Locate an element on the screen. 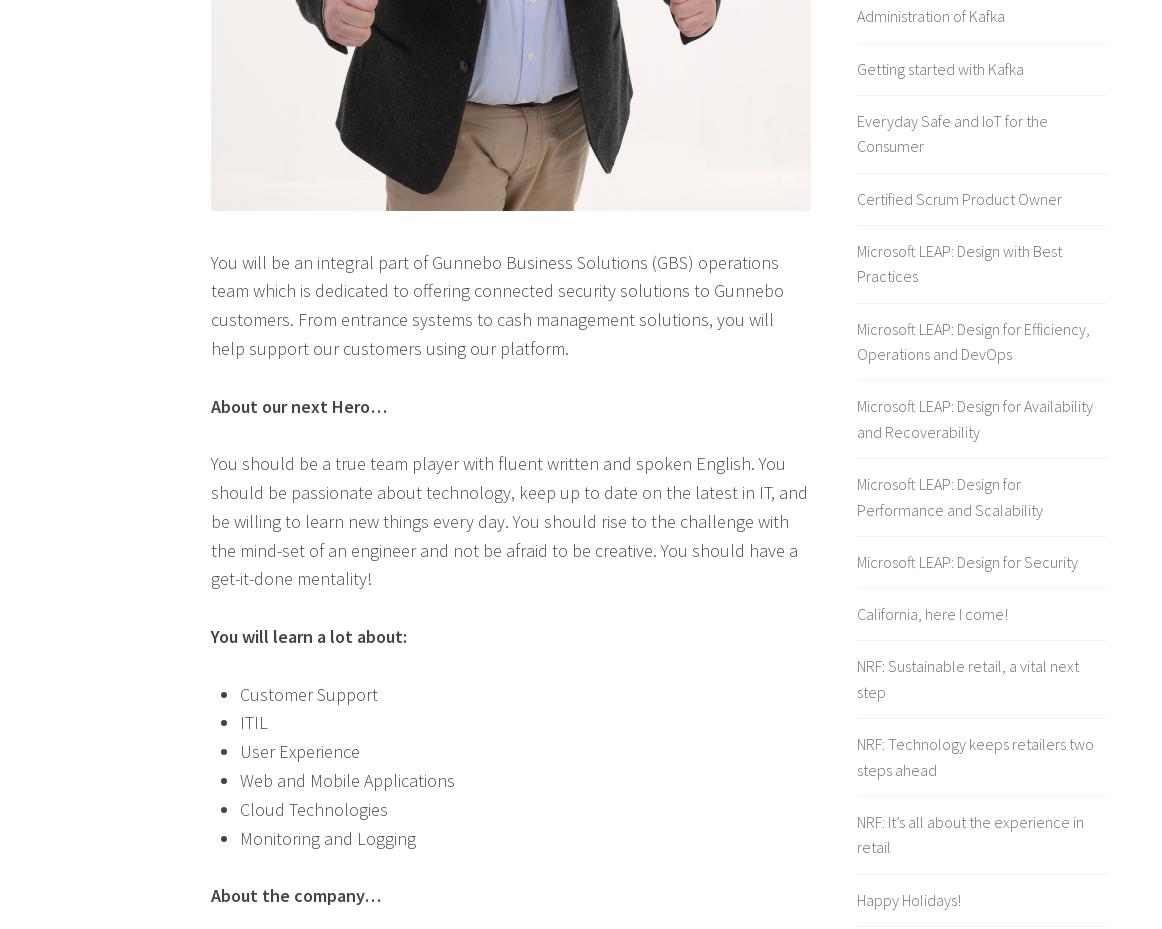  'You should be a true team player with fluent written and spoken English. You should be passionate about technology, keep up to date on the latest in IT, and be willing to learn new things every day. You should rise to the challenge with the mind-set of an engineer and not be afraid to be creative. You should have a get-it-done mentality!' is located at coordinates (509, 520).